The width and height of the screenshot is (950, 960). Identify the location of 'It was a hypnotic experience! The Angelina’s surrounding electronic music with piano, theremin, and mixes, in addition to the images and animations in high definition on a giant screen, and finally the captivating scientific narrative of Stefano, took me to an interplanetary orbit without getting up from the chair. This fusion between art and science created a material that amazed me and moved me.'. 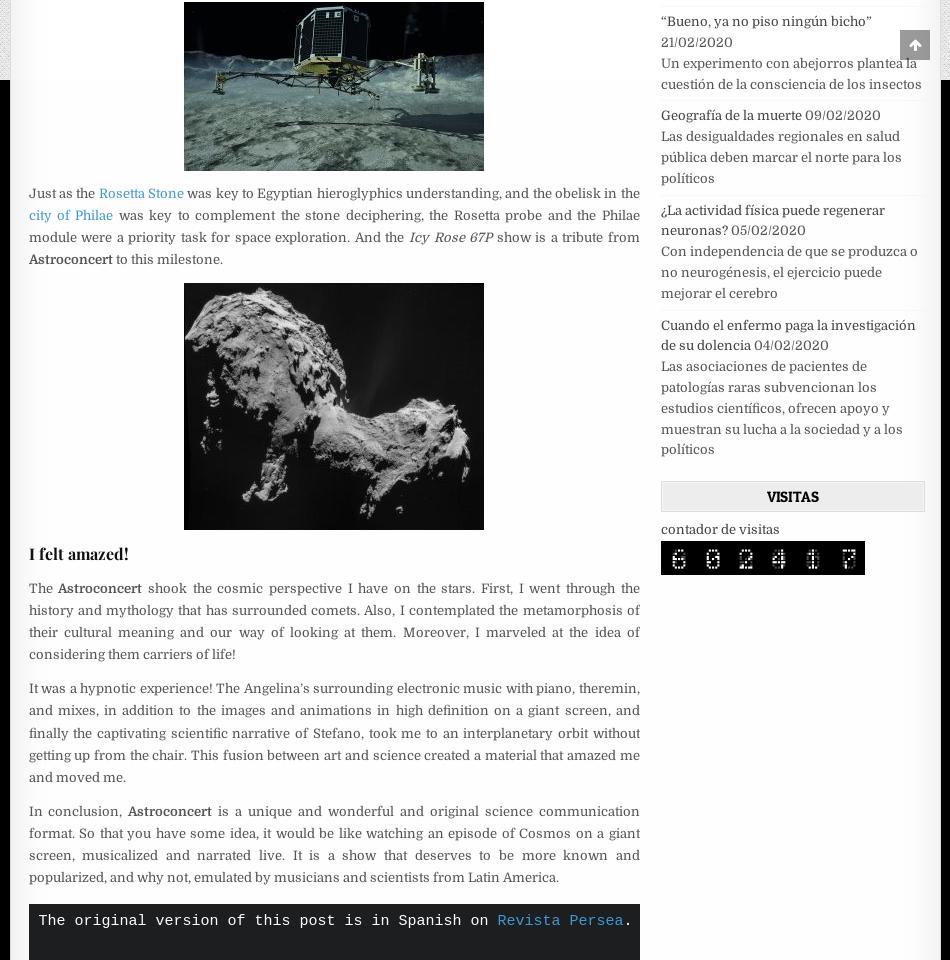
(332, 731).